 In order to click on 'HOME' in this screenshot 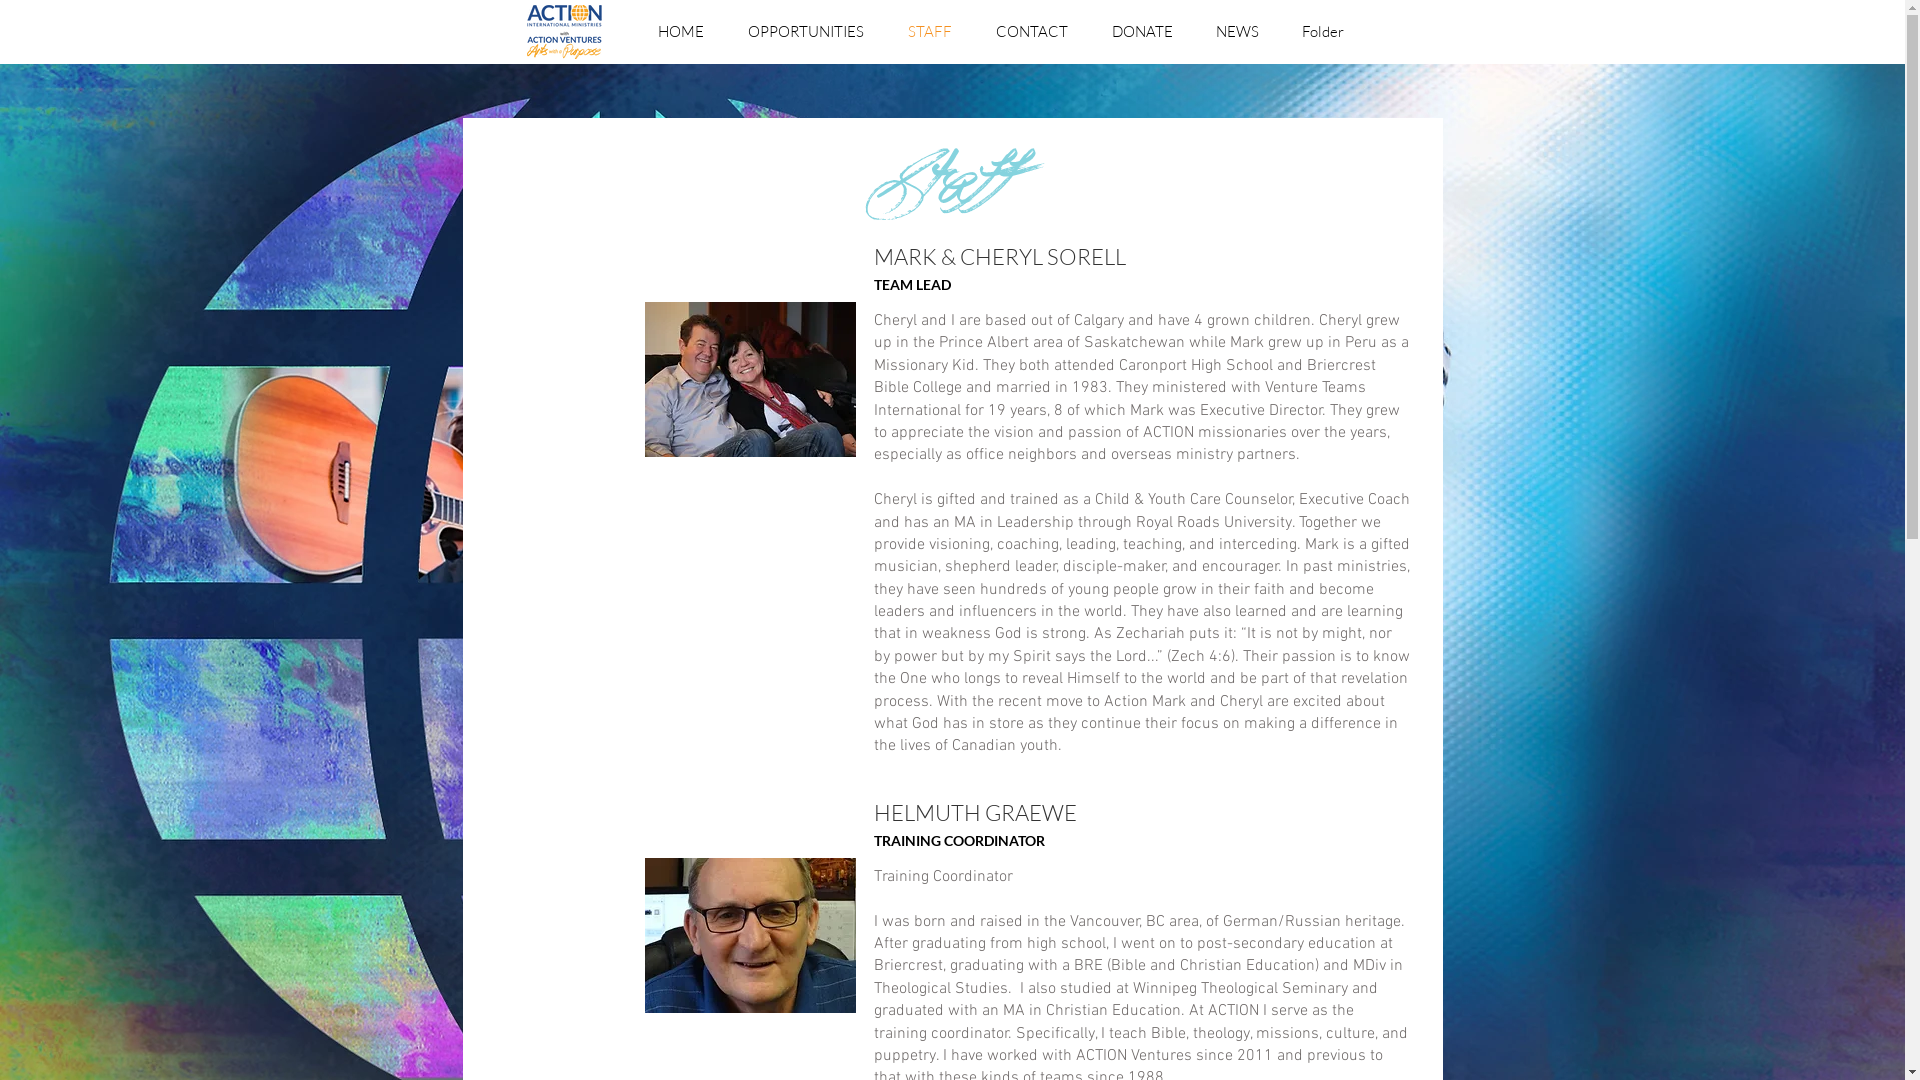, I will do `click(681, 31)`.